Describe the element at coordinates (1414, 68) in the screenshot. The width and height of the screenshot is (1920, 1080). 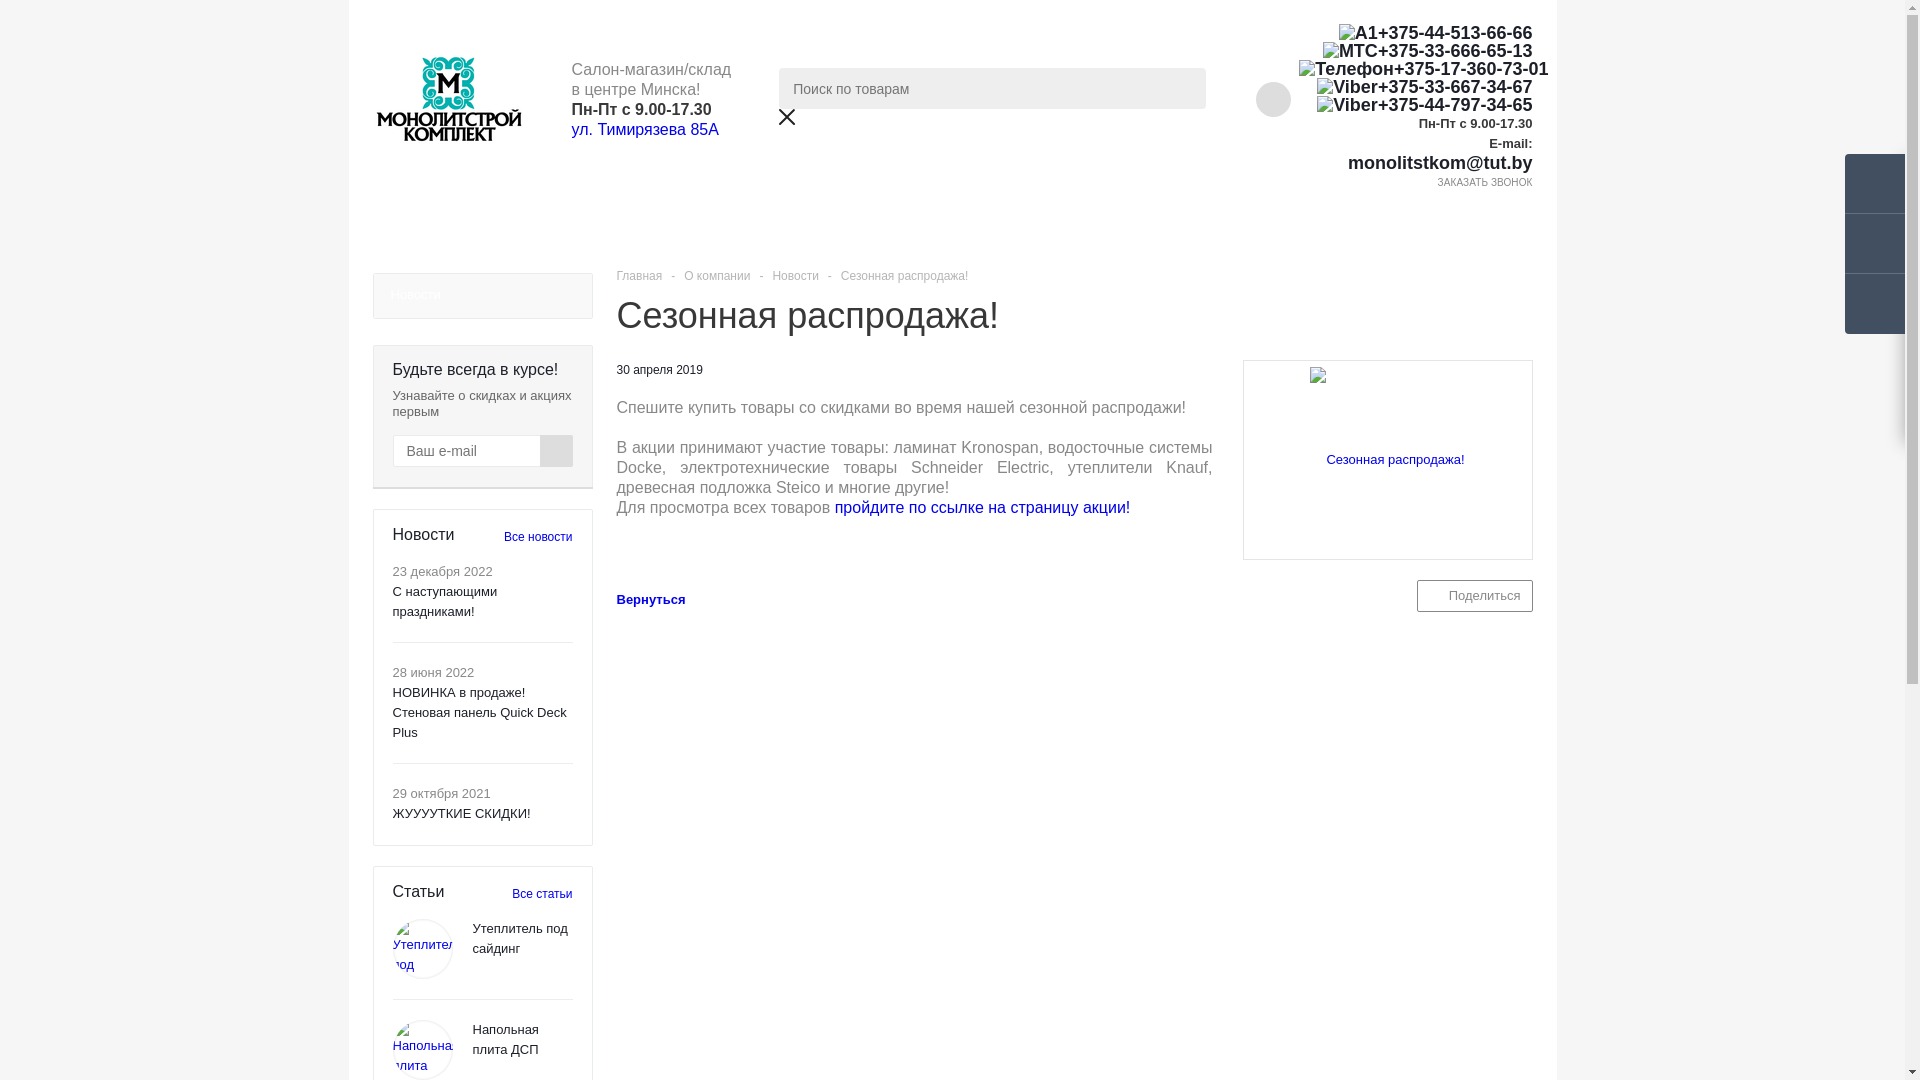
I see `'+375-17-360-73-01'` at that location.